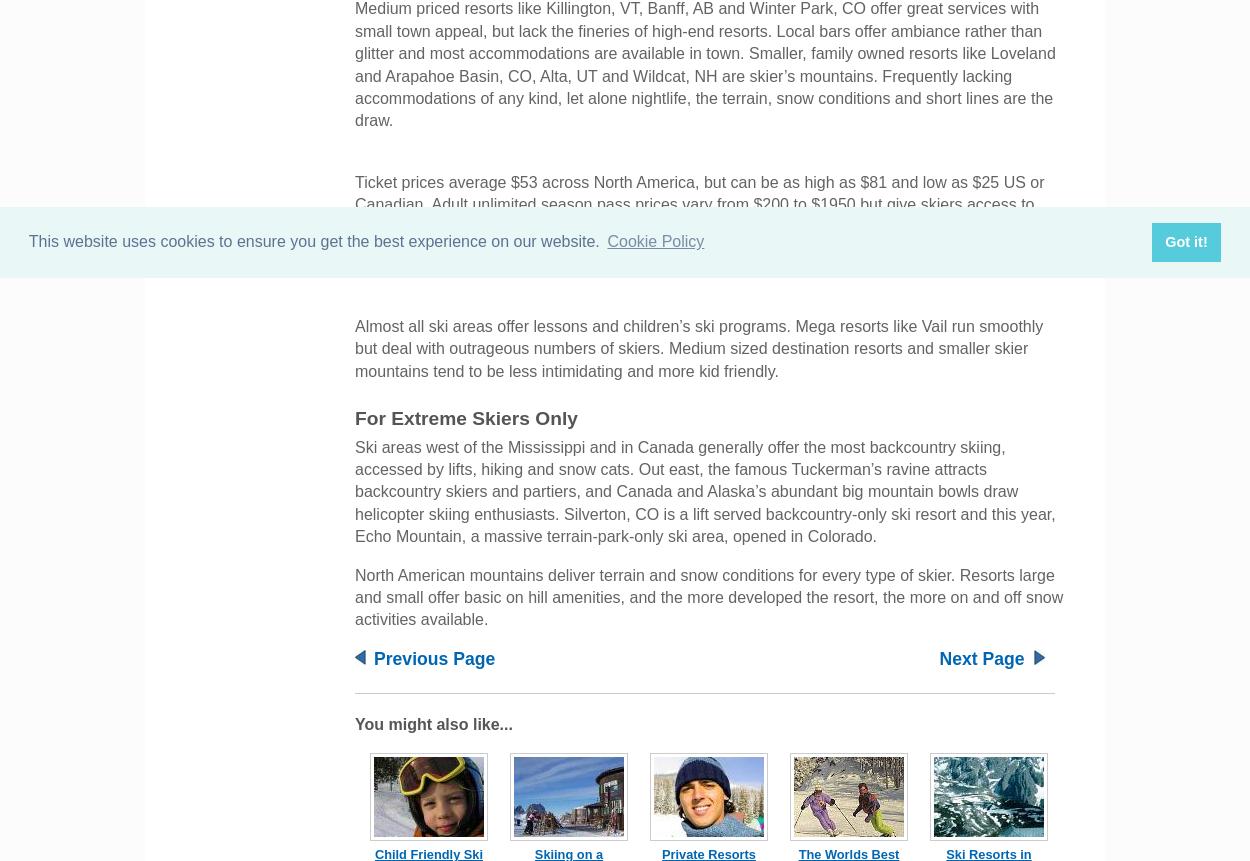  Describe the element at coordinates (703, 490) in the screenshot. I see `'Ski areas west of the Mississippi and in Canada generally offer the most backcountry skiing, accessed by lifts, hiking and snow cats. Out east, the famous Tuckerman’s ravine attracts backcountry skiers and partiers, and Canada and Alaska’s abundant big mountain bowls draw helicopter skiing enthusiasts. Silverton, CO is a lift served backcountry-only ski resort and this year, Echo Mountain, a massive terrain-park-only ski area, opened in Colorado.'` at that location.